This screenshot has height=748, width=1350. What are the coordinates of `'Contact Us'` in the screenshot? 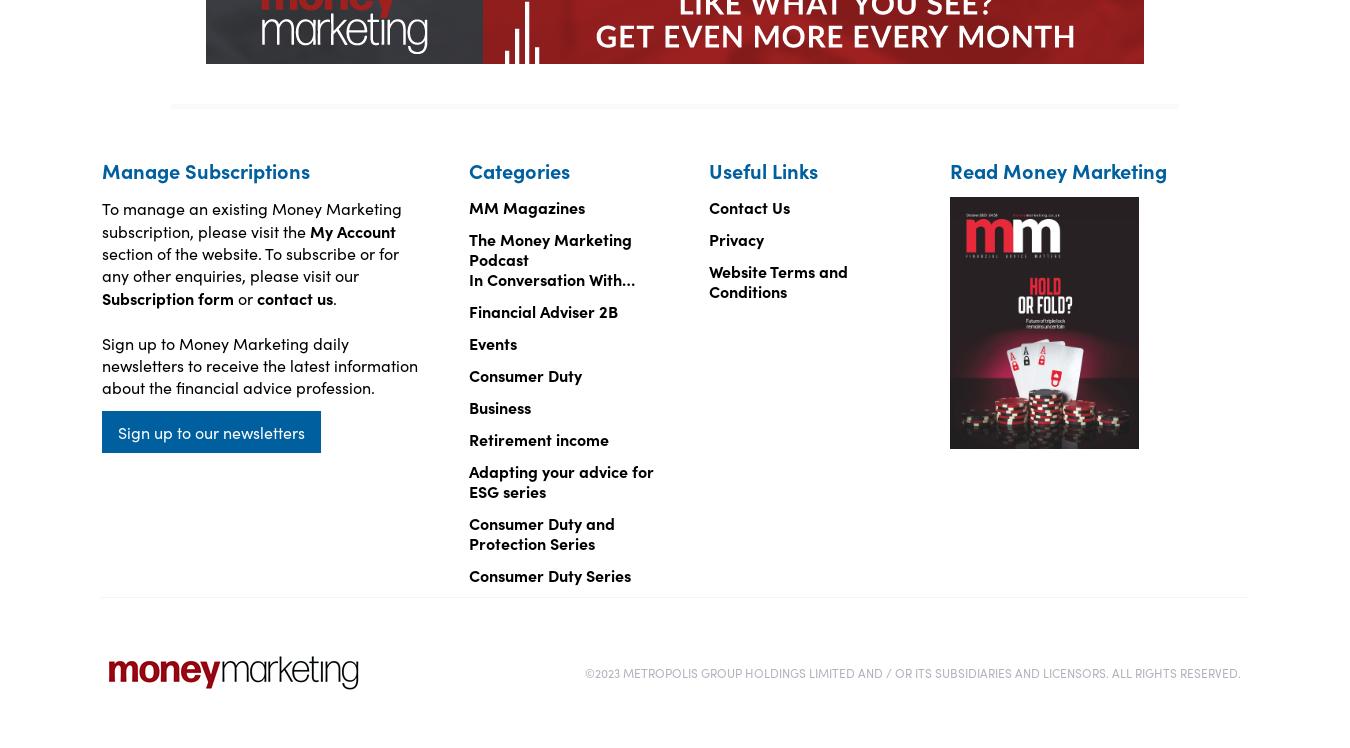 It's located at (748, 206).